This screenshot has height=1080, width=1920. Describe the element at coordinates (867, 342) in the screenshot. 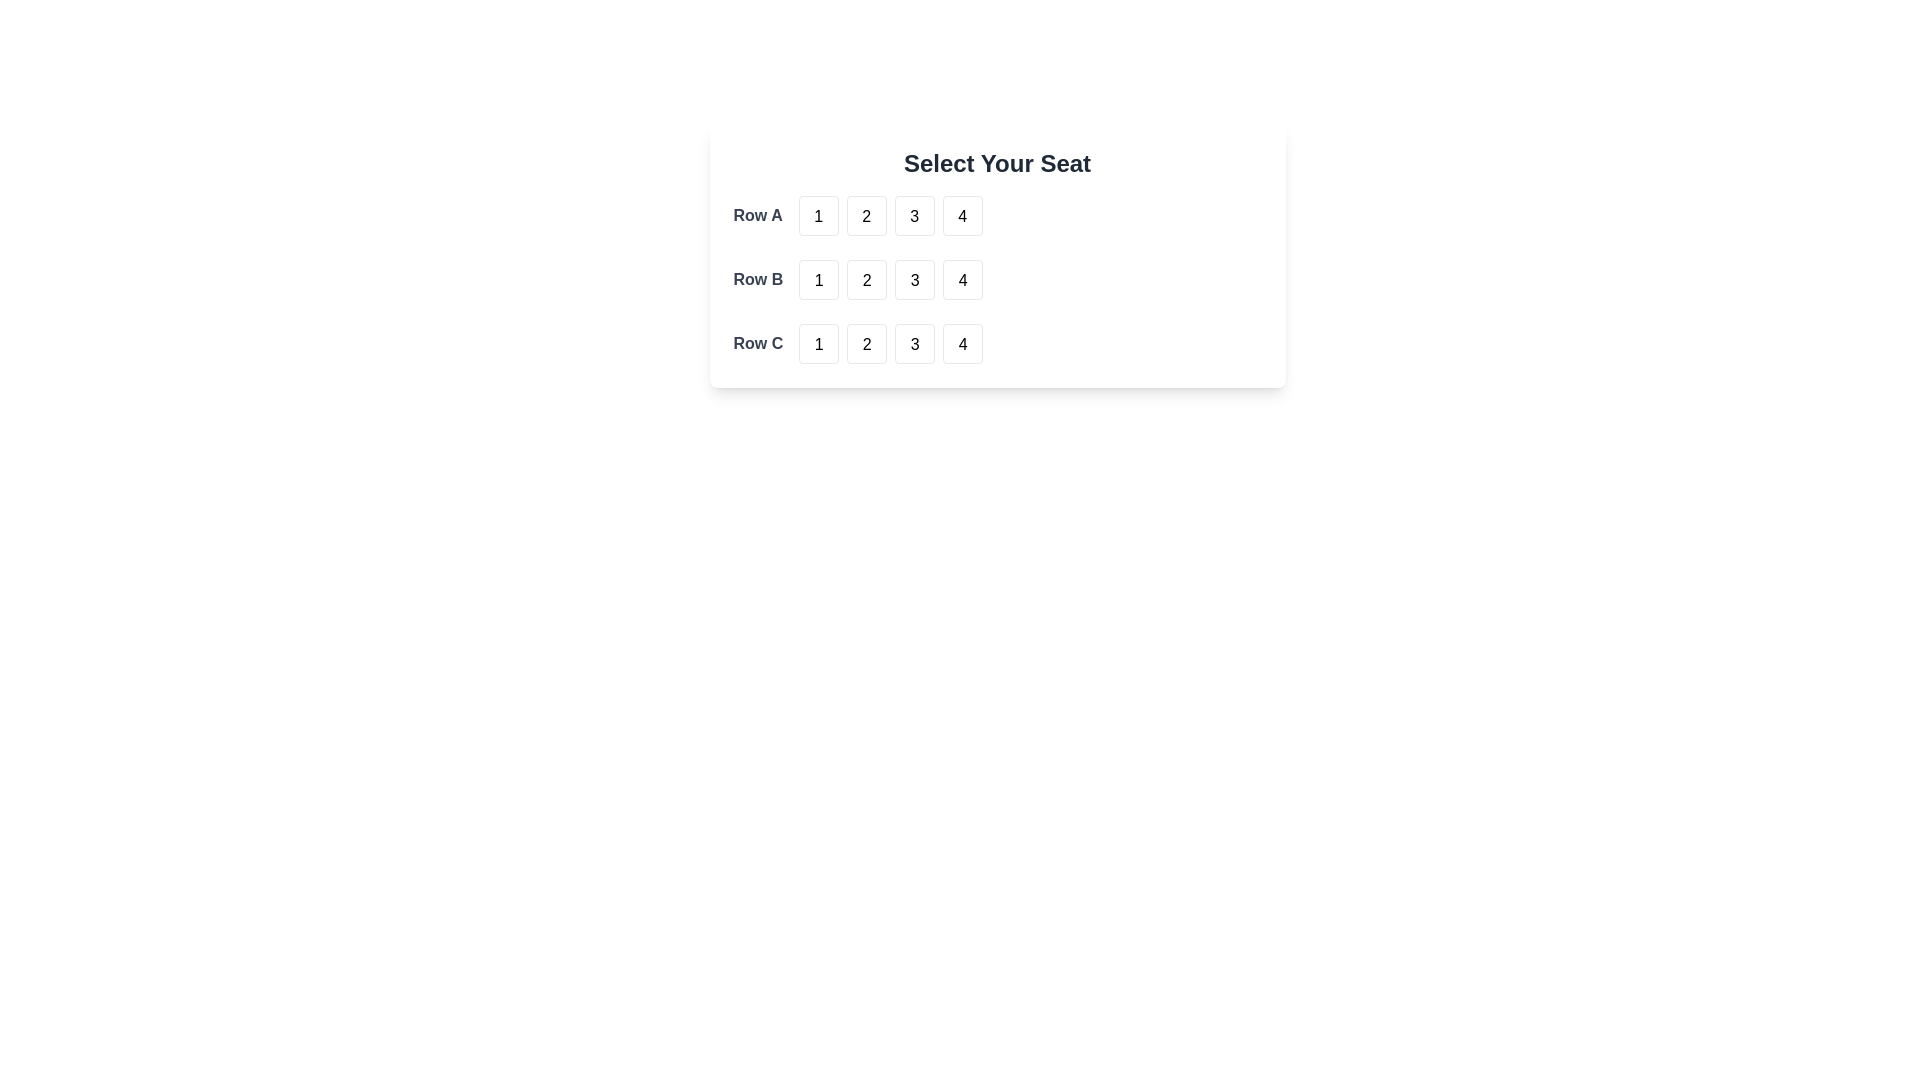

I see `the button representing the number '2' in Row C of the grid interface` at that location.